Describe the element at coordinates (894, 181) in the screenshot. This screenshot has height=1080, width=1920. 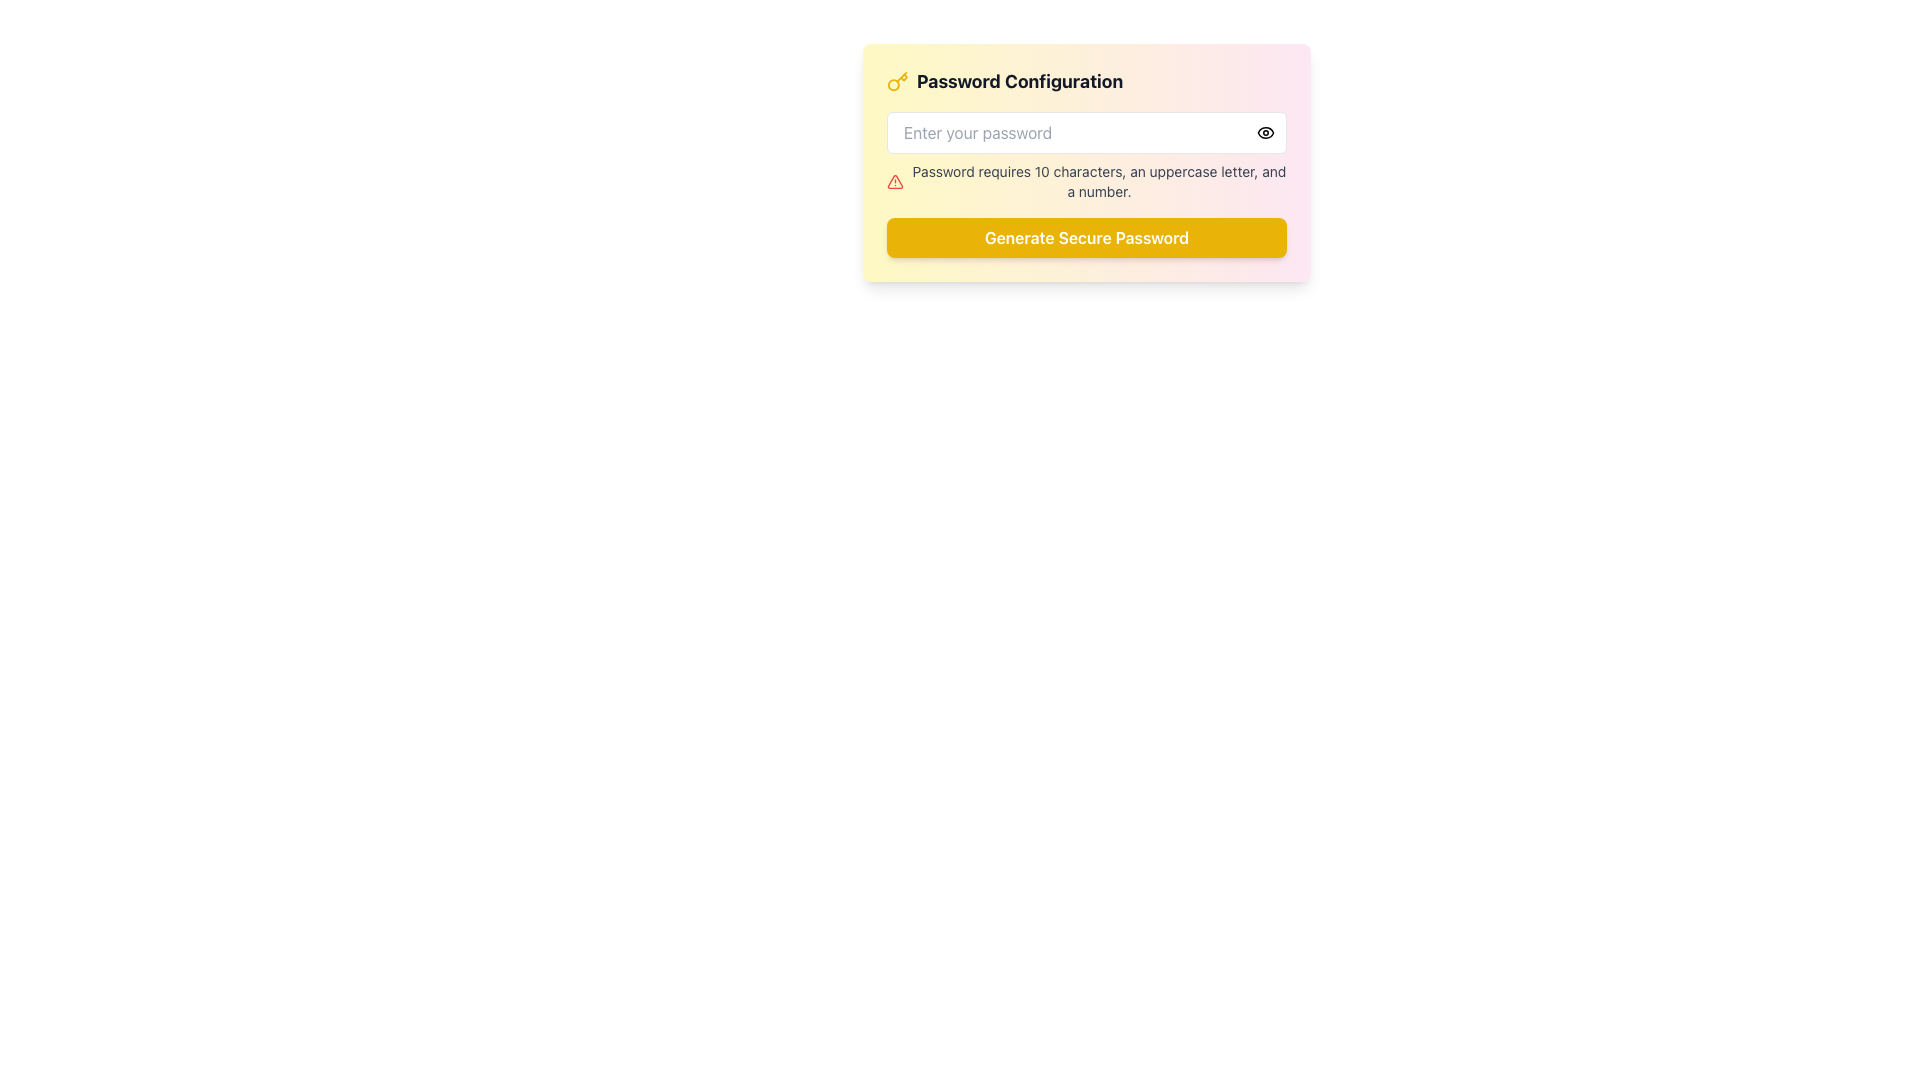
I see `the alert icon that indicates unmet password requirements, positioned to the left of the message text about password criteria` at that location.